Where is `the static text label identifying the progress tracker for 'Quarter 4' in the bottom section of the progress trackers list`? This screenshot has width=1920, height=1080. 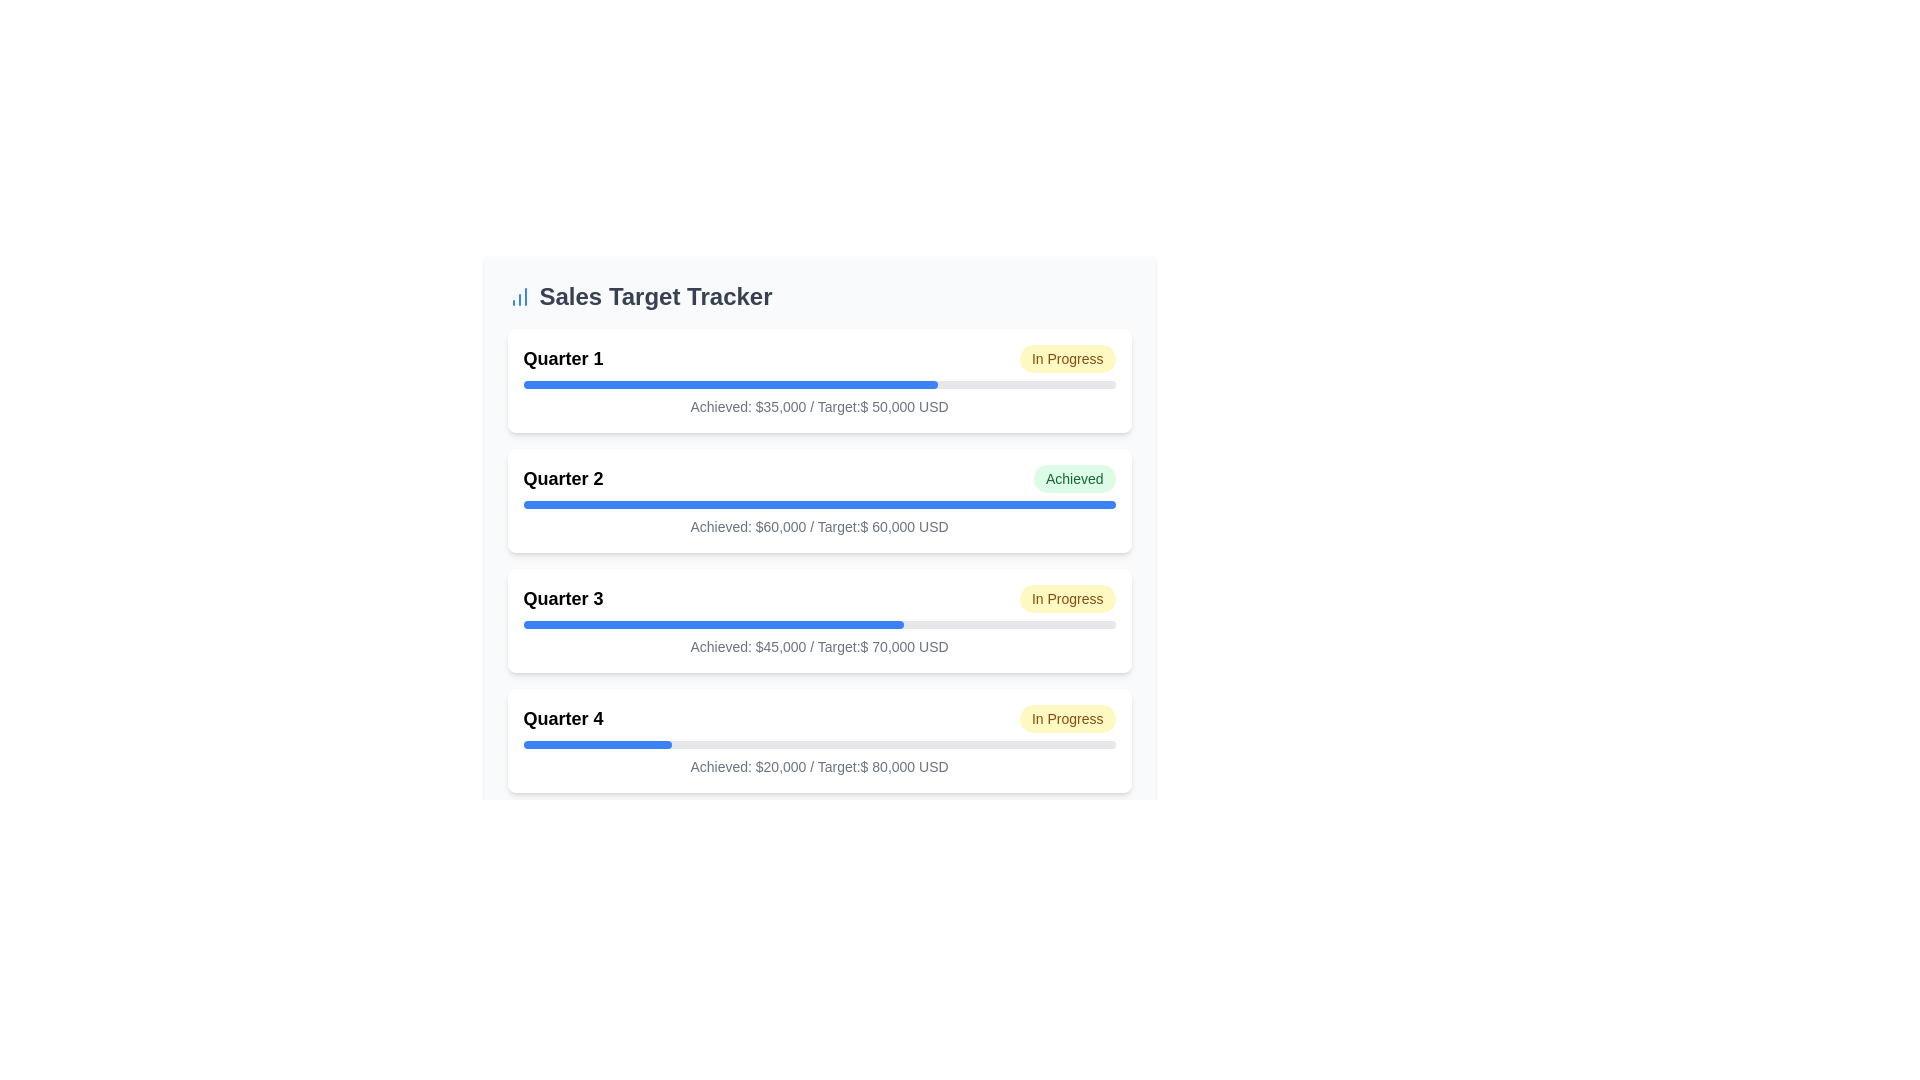 the static text label identifying the progress tracker for 'Quarter 4' in the bottom section of the progress trackers list is located at coordinates (562, 717).